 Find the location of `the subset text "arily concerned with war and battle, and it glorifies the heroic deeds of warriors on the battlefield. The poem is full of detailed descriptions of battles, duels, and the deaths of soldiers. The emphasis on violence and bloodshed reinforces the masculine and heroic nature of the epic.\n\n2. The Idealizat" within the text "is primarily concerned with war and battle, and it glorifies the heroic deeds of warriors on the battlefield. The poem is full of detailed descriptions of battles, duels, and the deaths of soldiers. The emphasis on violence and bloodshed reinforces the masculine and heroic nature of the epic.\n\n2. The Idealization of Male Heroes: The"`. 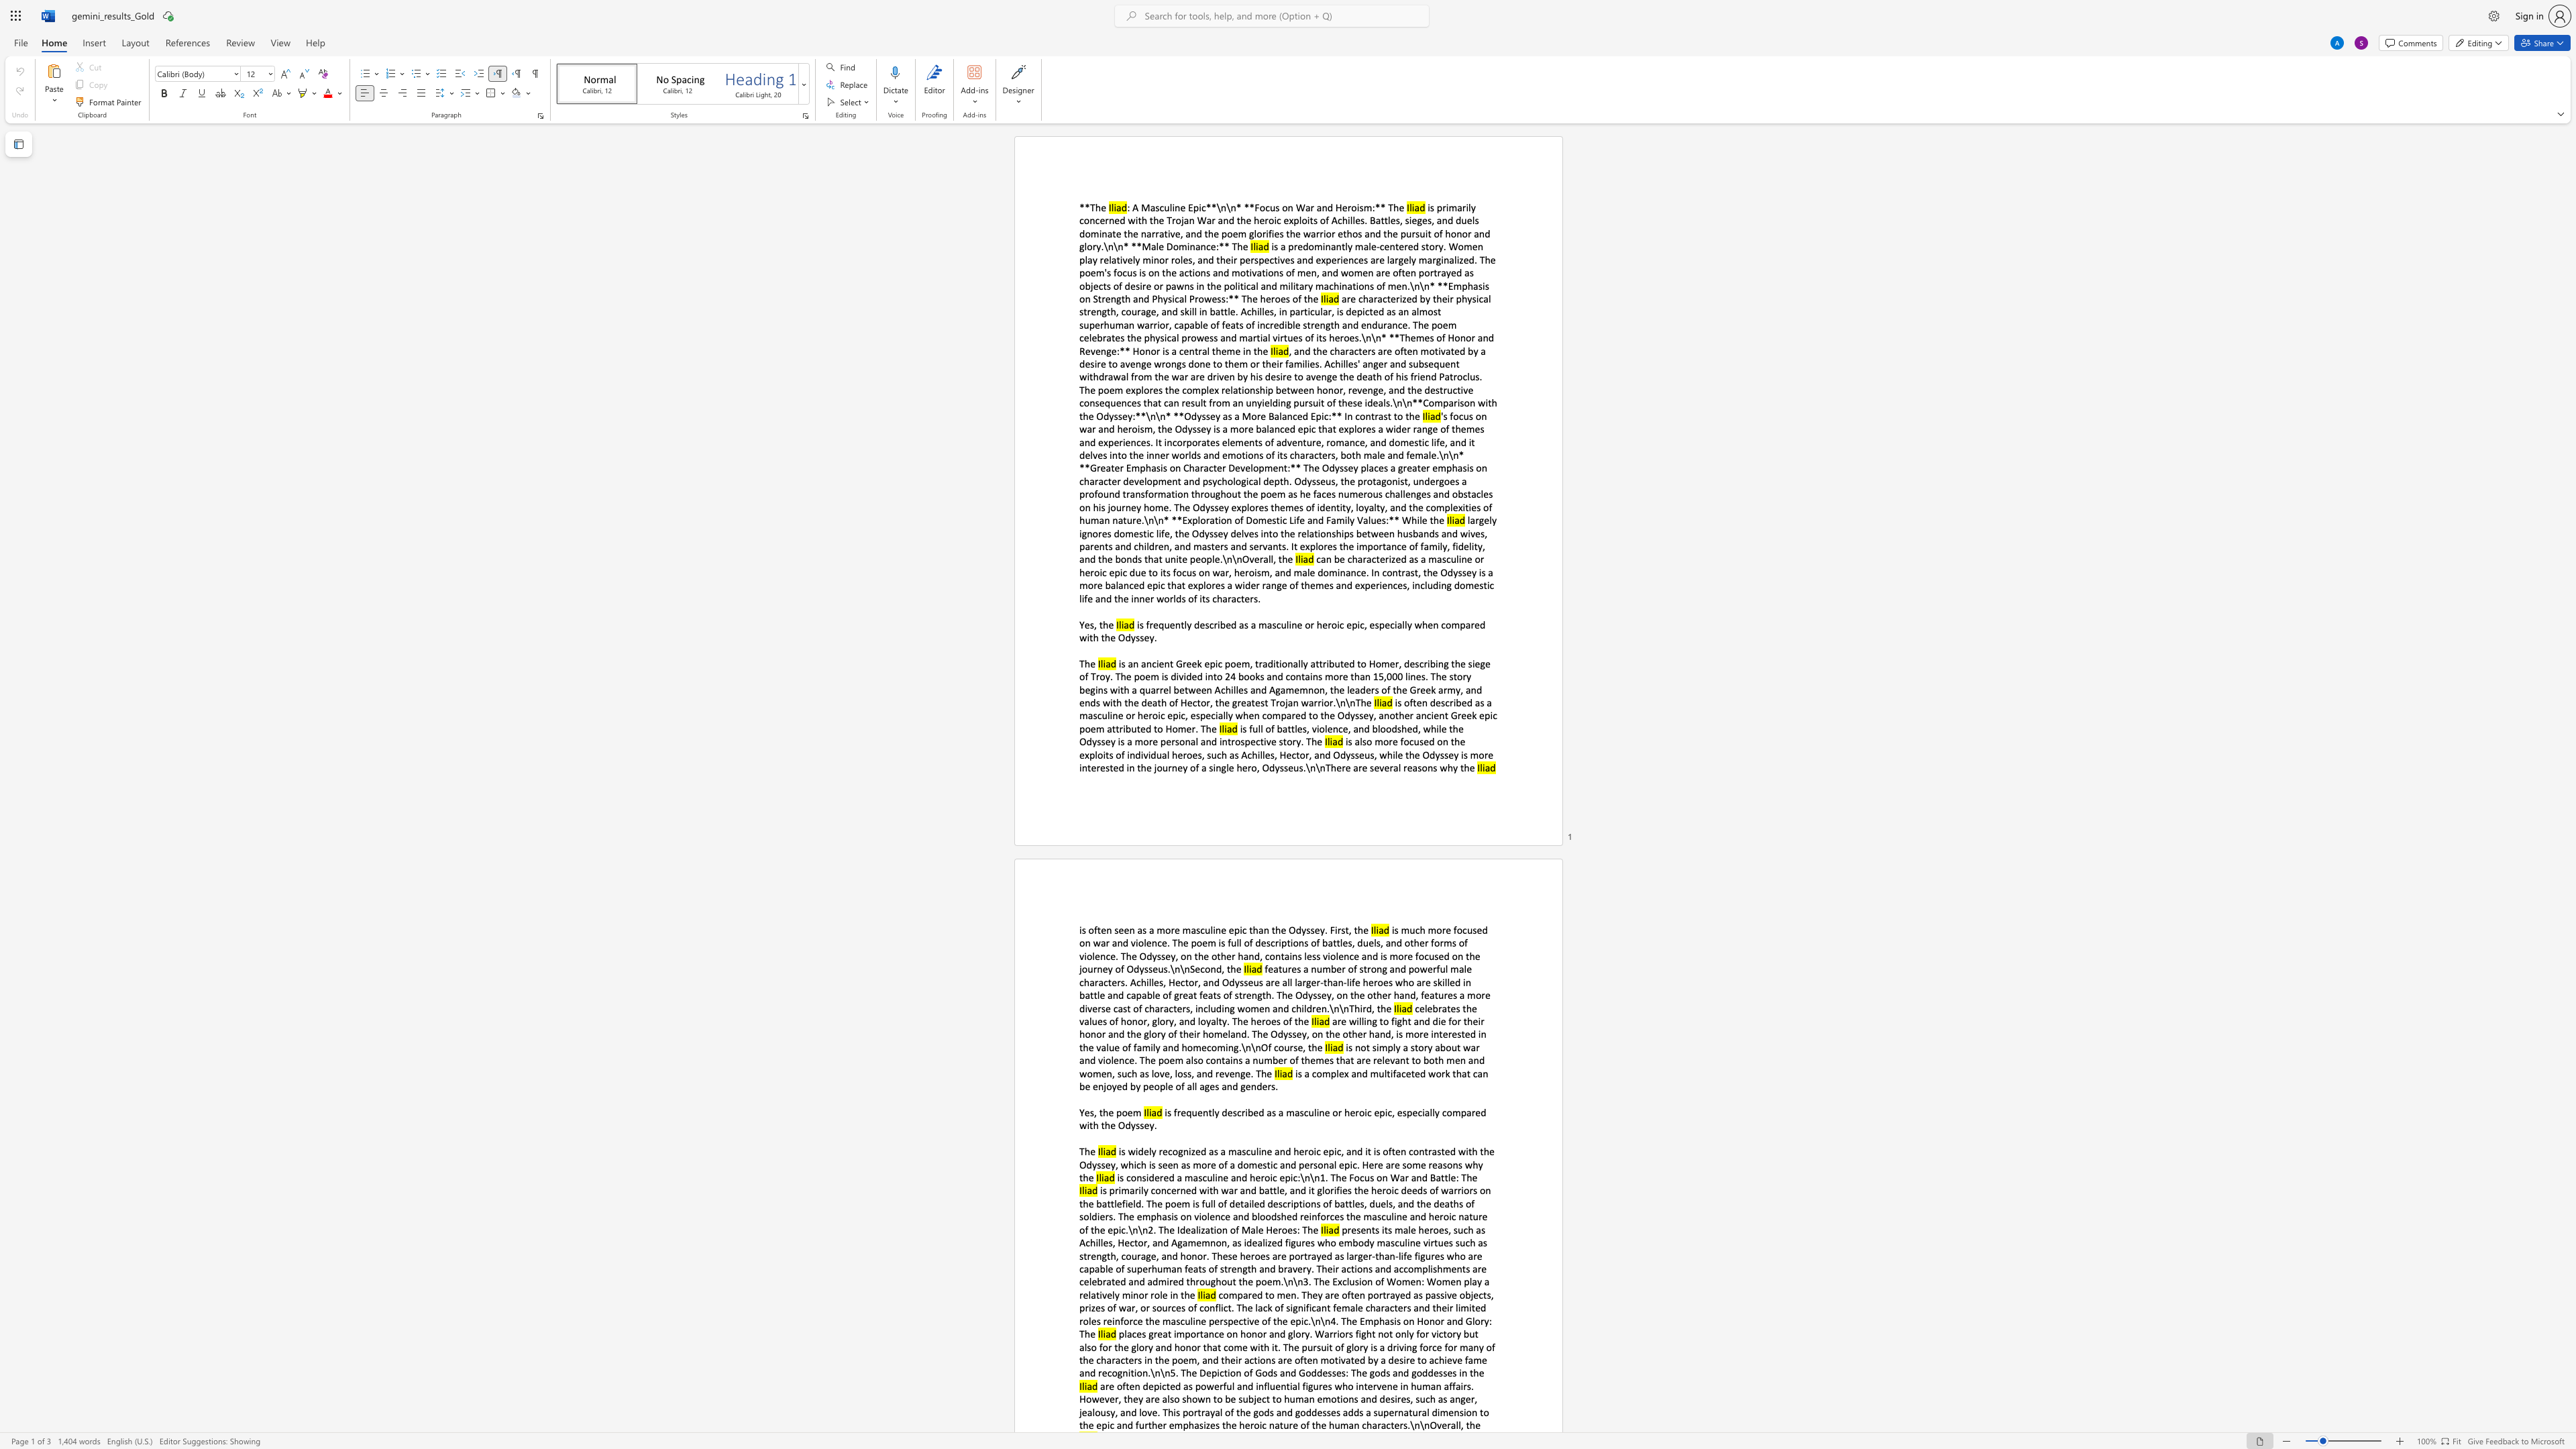

the subset text "arily concerned with war and battle, and it glorifies the heroic deeds of warriors on the battlefield. The poem is full of detailed descriptions of battles, duels, and the deaths of soldiers. The emphasis on violence and bloodshed reinforces the masculine and heroic nature of the epic.\n\n2. The Idealizat" within the text "is primarily concerned with war and battle, and it glorifies the heroic deeds of warriors on the battlefield. The poem is full of detailed descriptions of battles, duels, and the deaths of soldiers. The emphasis on violence and bloodshed reinforces the masculine and heroic nature of the epic.\n\n2. The Idealization of Male Heroes: The" is located at coordinates (1129, 1189).